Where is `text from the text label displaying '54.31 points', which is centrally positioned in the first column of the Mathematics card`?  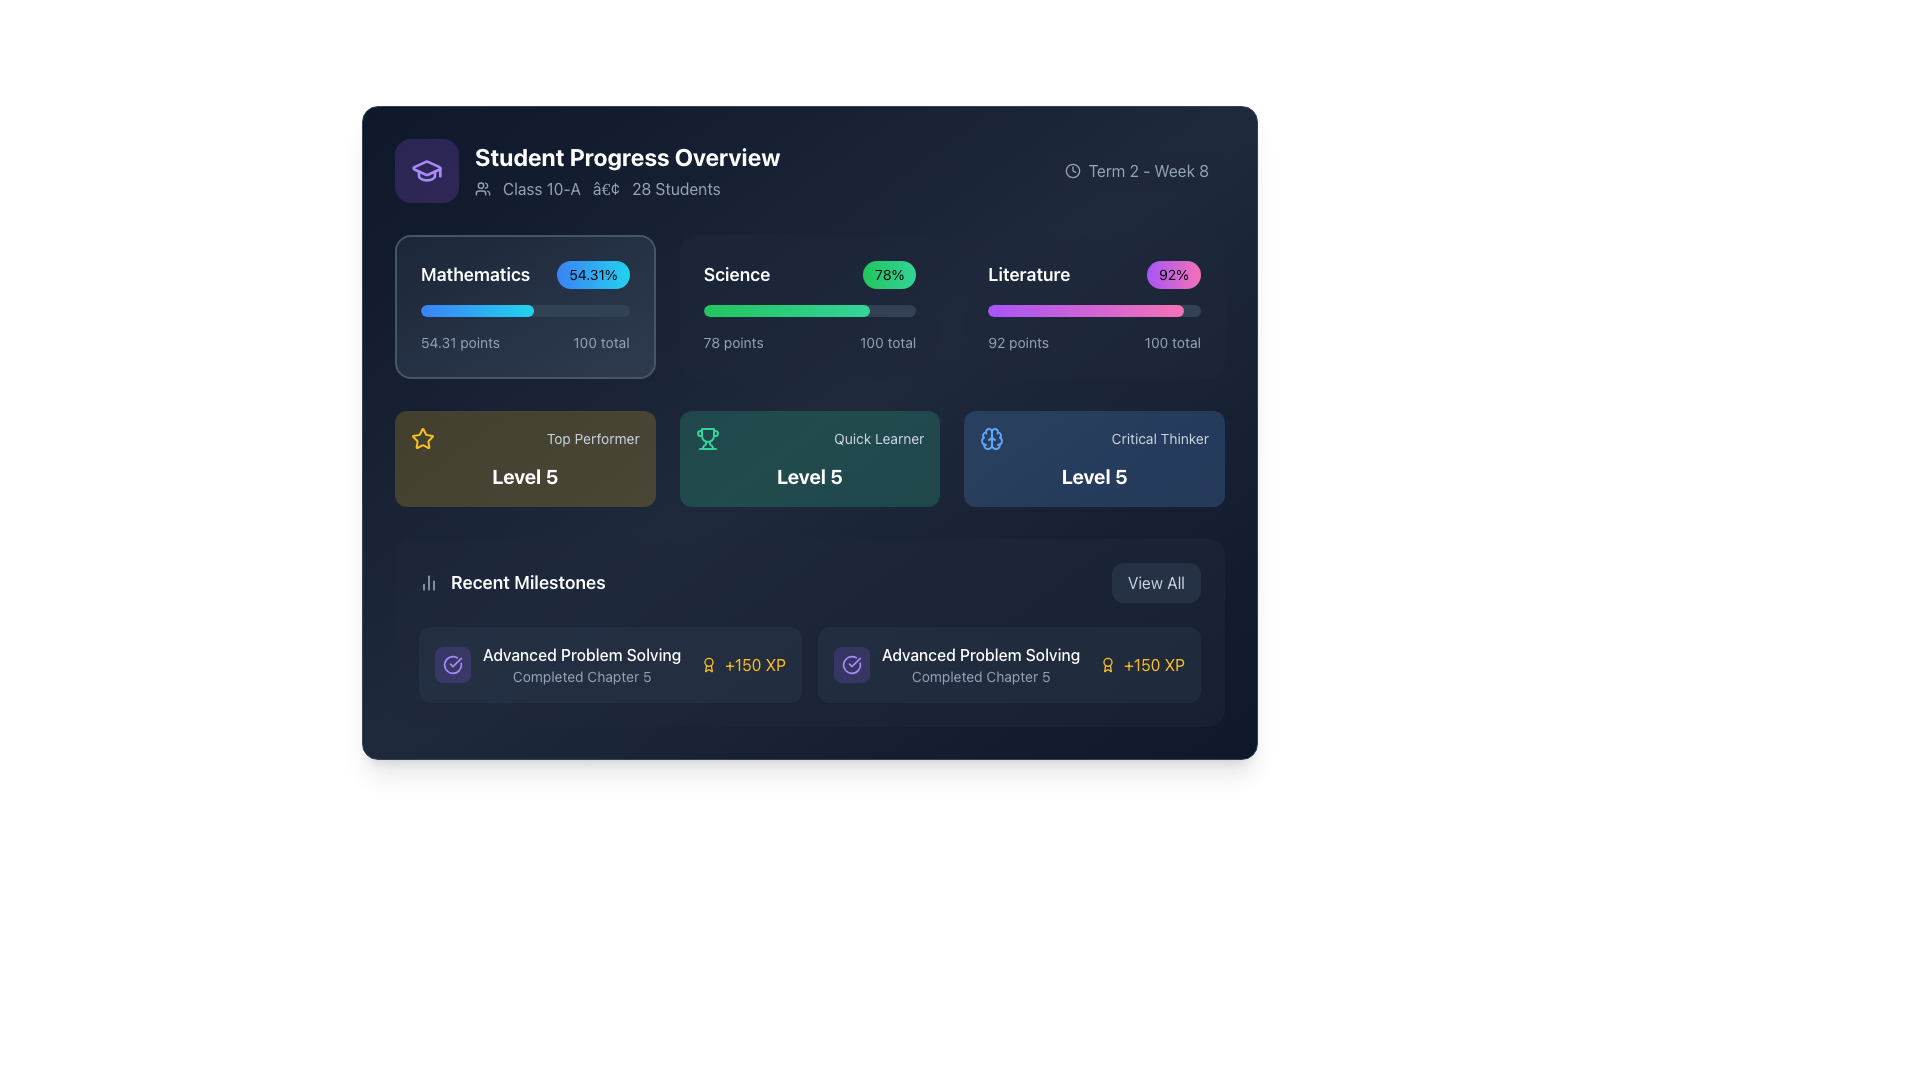
text from the text label displaying '54.31 points', which is centrally positioned in the first column of the Mathematics card is located at coordinates (459, 342).